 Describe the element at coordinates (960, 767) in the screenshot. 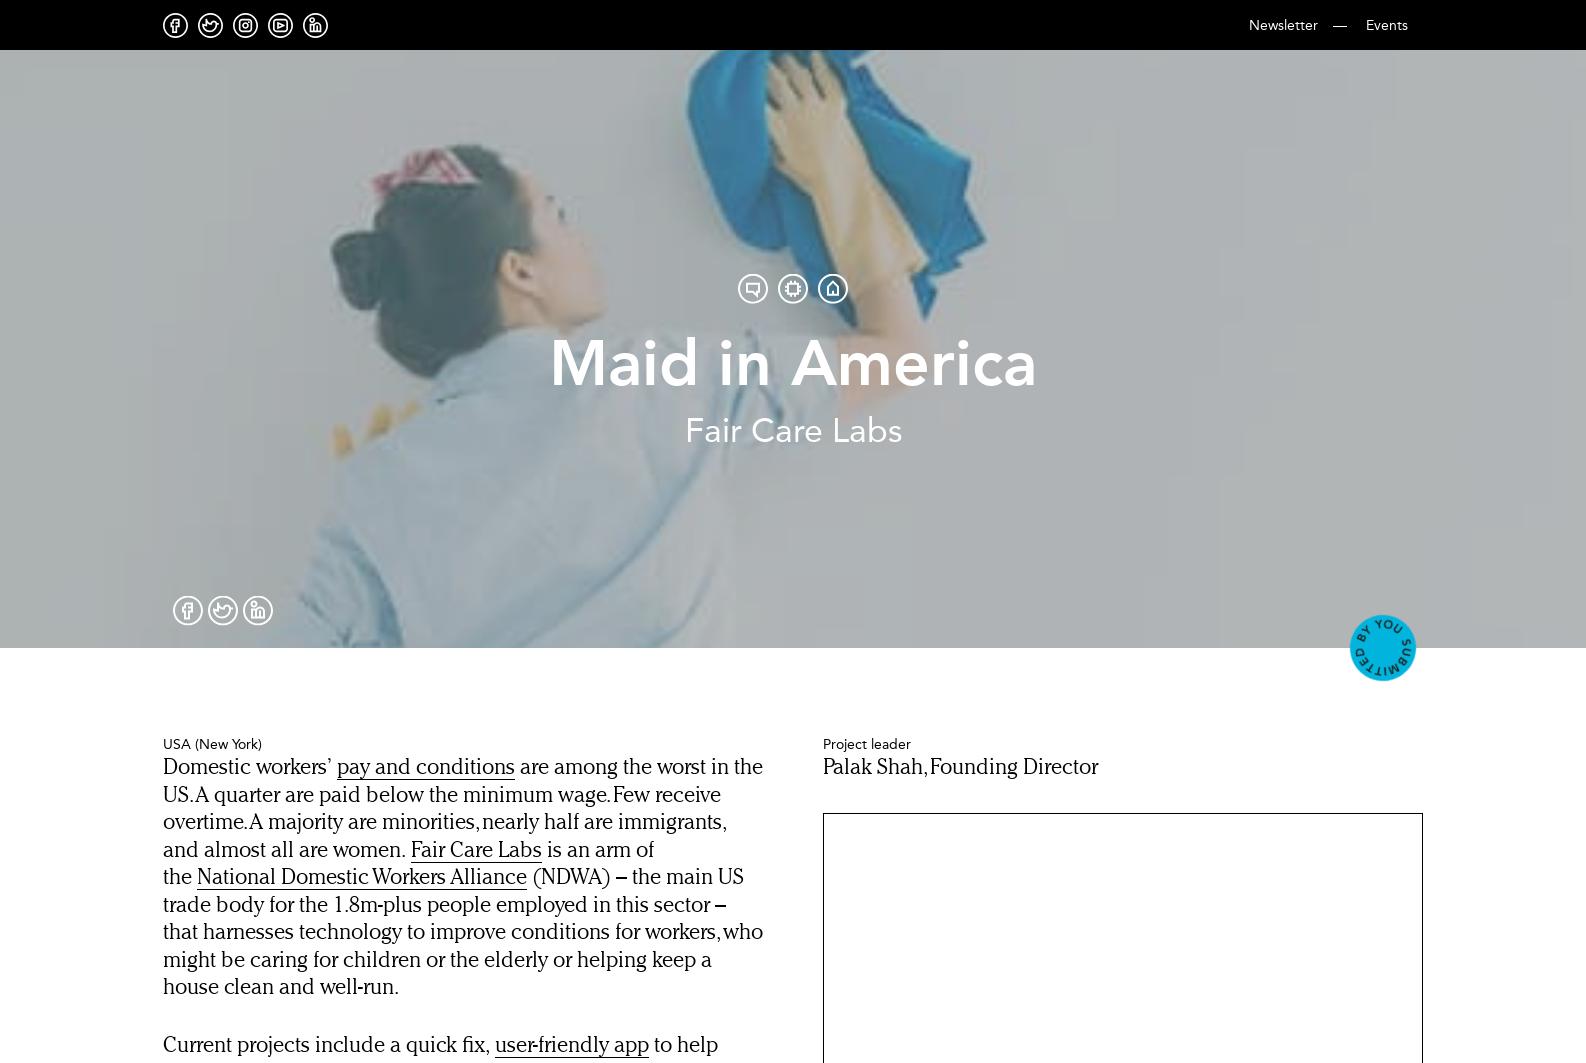

I see `'Palak Shah, Founding Director'` at that location.